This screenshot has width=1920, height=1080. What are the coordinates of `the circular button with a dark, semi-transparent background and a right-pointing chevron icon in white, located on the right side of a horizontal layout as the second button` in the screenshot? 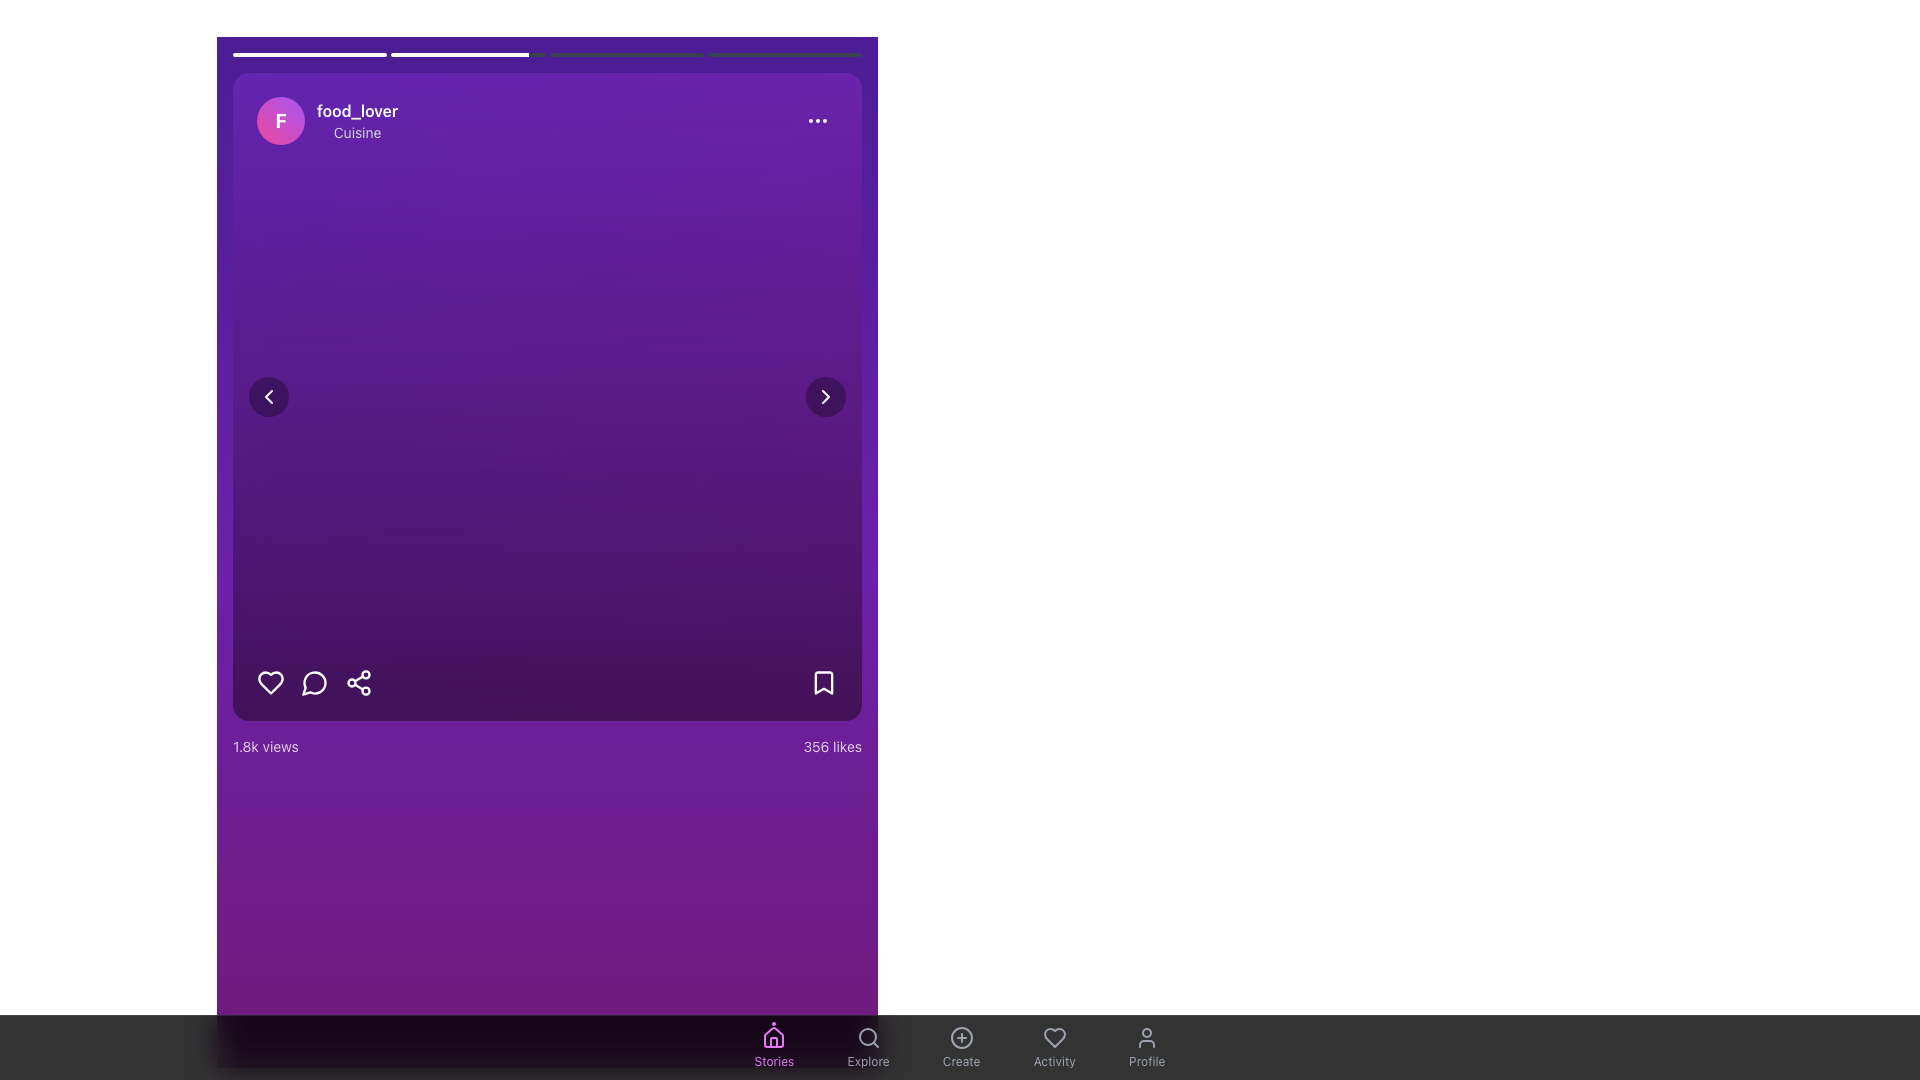 It's located at (825, 397).